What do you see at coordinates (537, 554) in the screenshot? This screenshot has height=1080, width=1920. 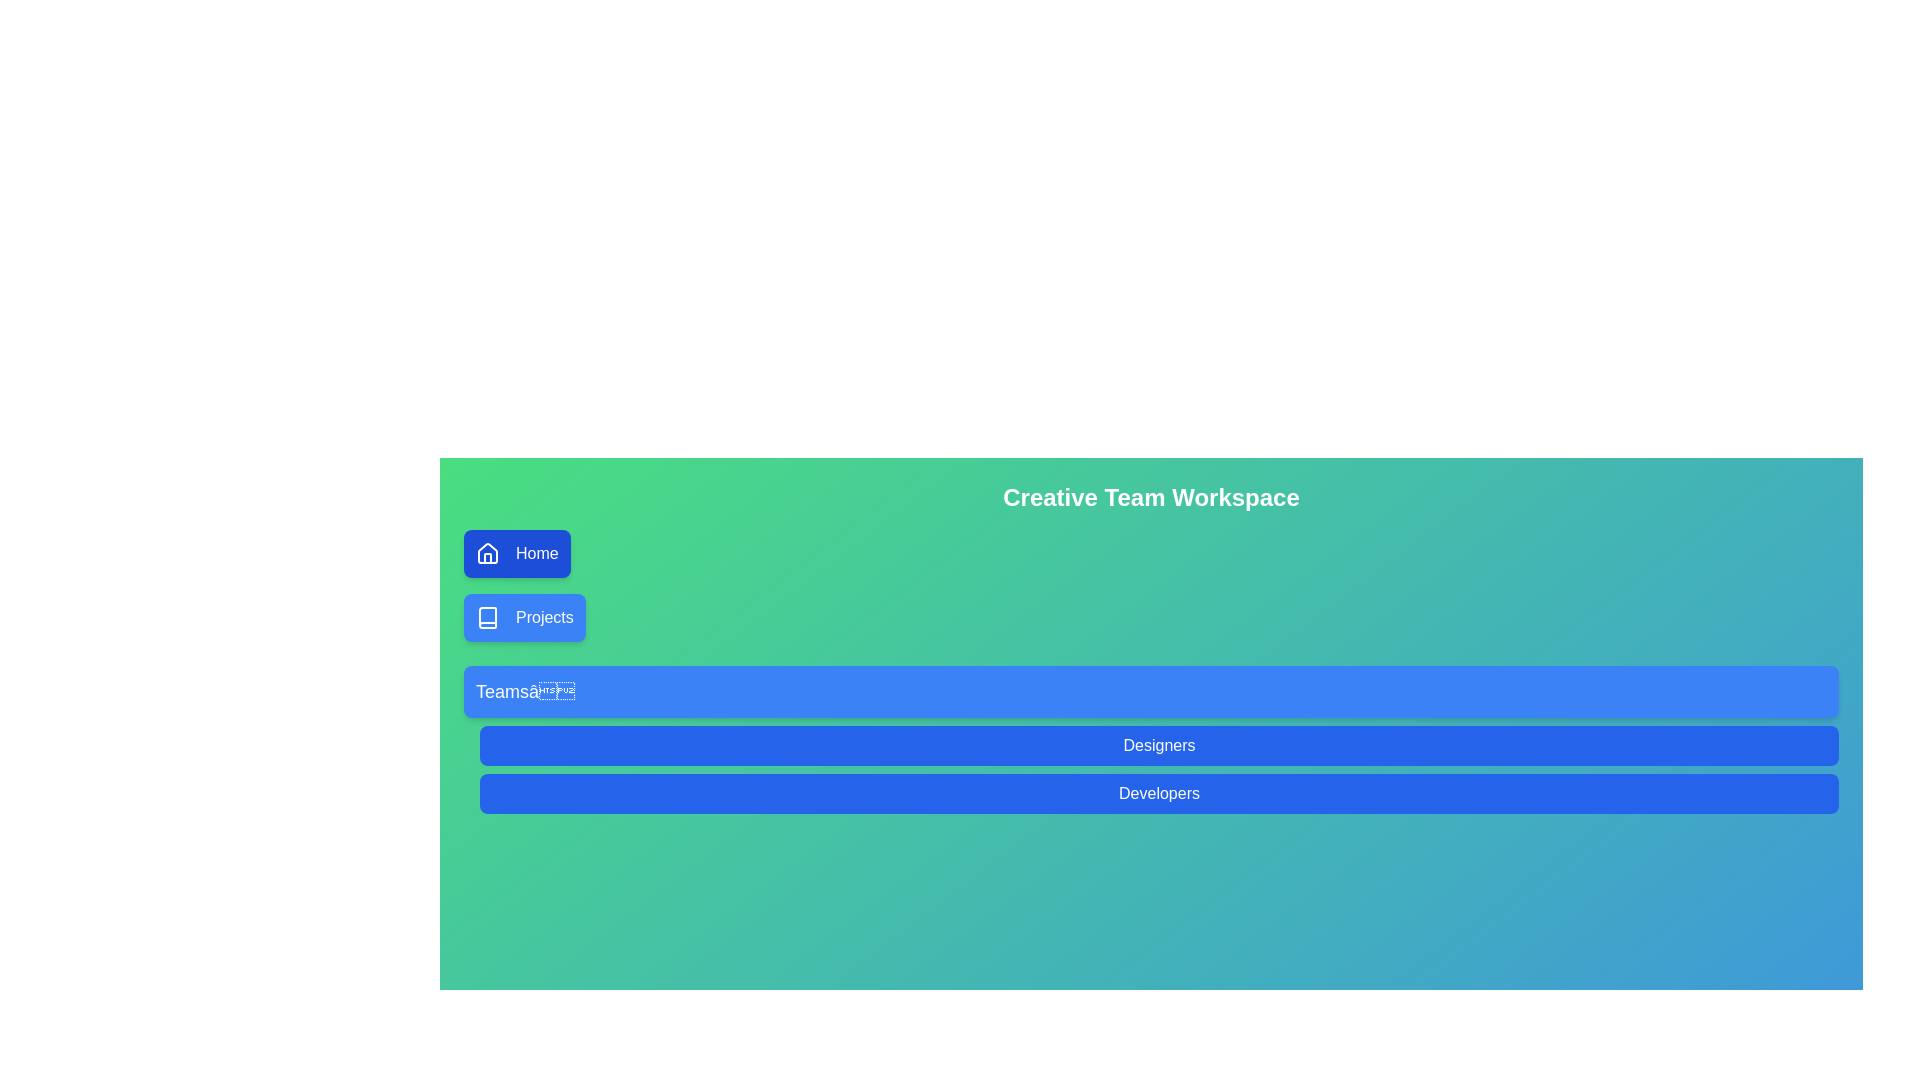 I see `the 'Home' text label within the navigation button styled in white against a blue background` at bounding box center [537, 554].